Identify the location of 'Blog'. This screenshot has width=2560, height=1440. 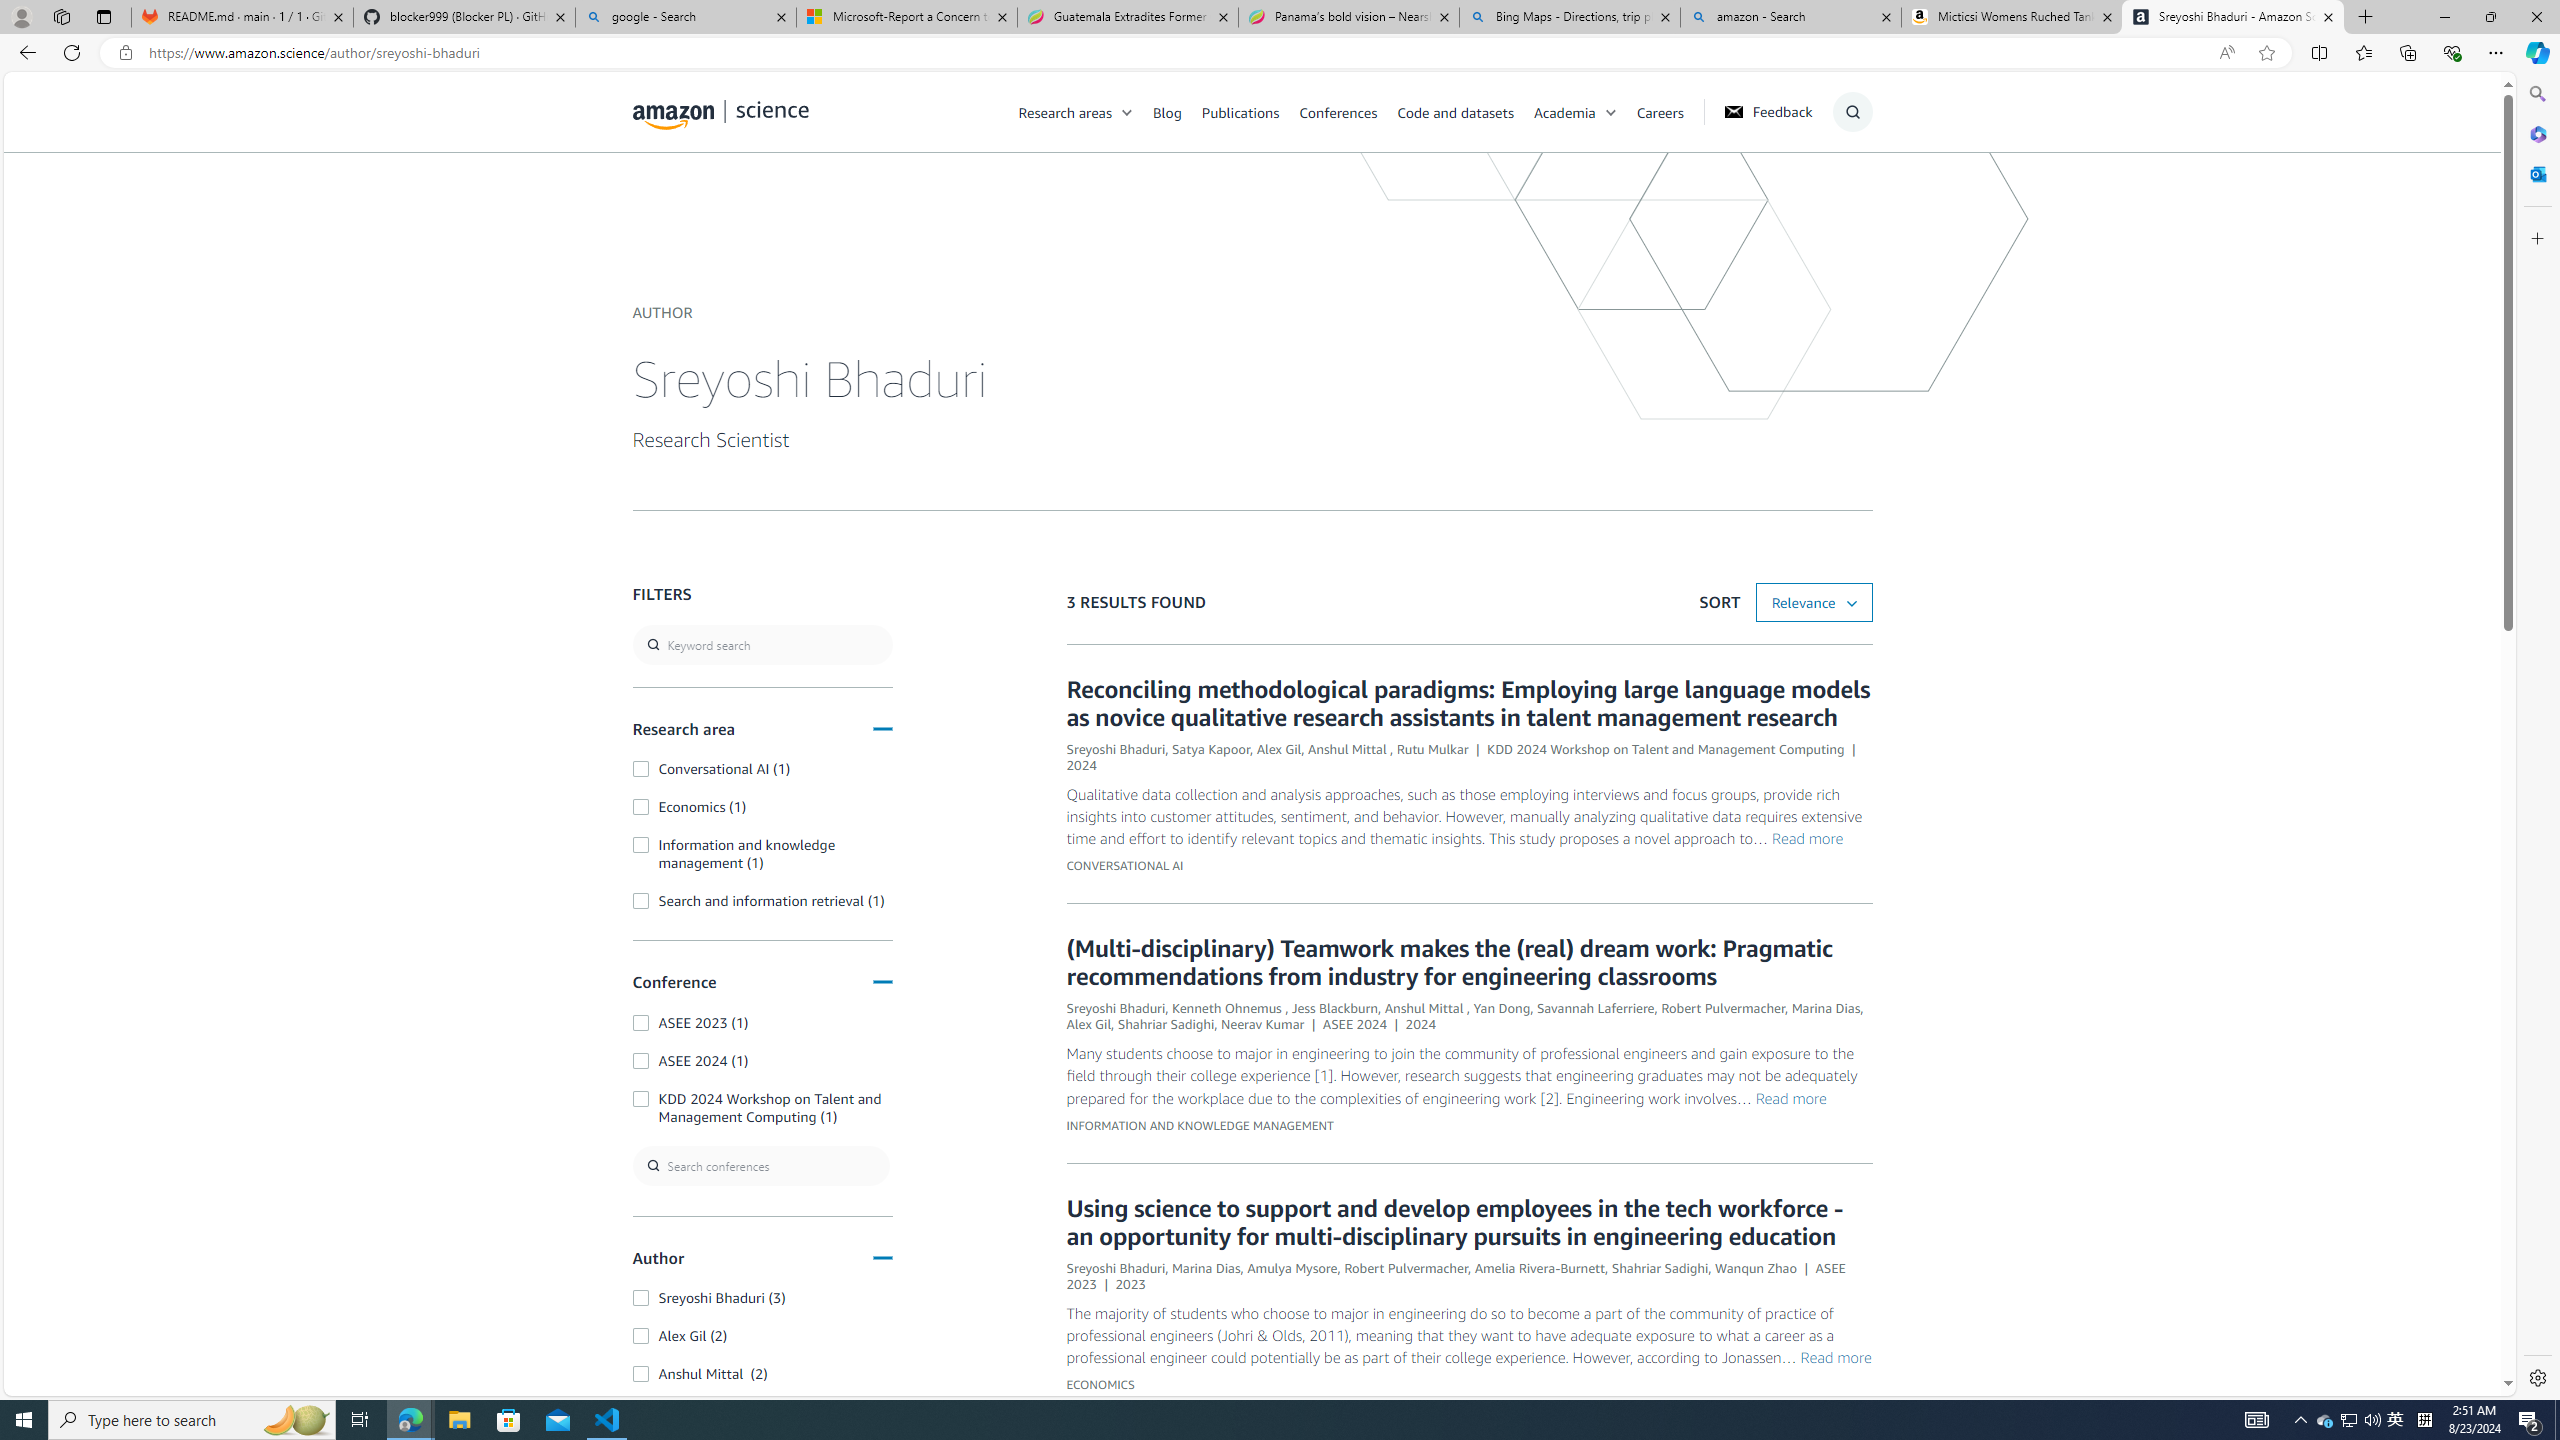
(1177, 111).